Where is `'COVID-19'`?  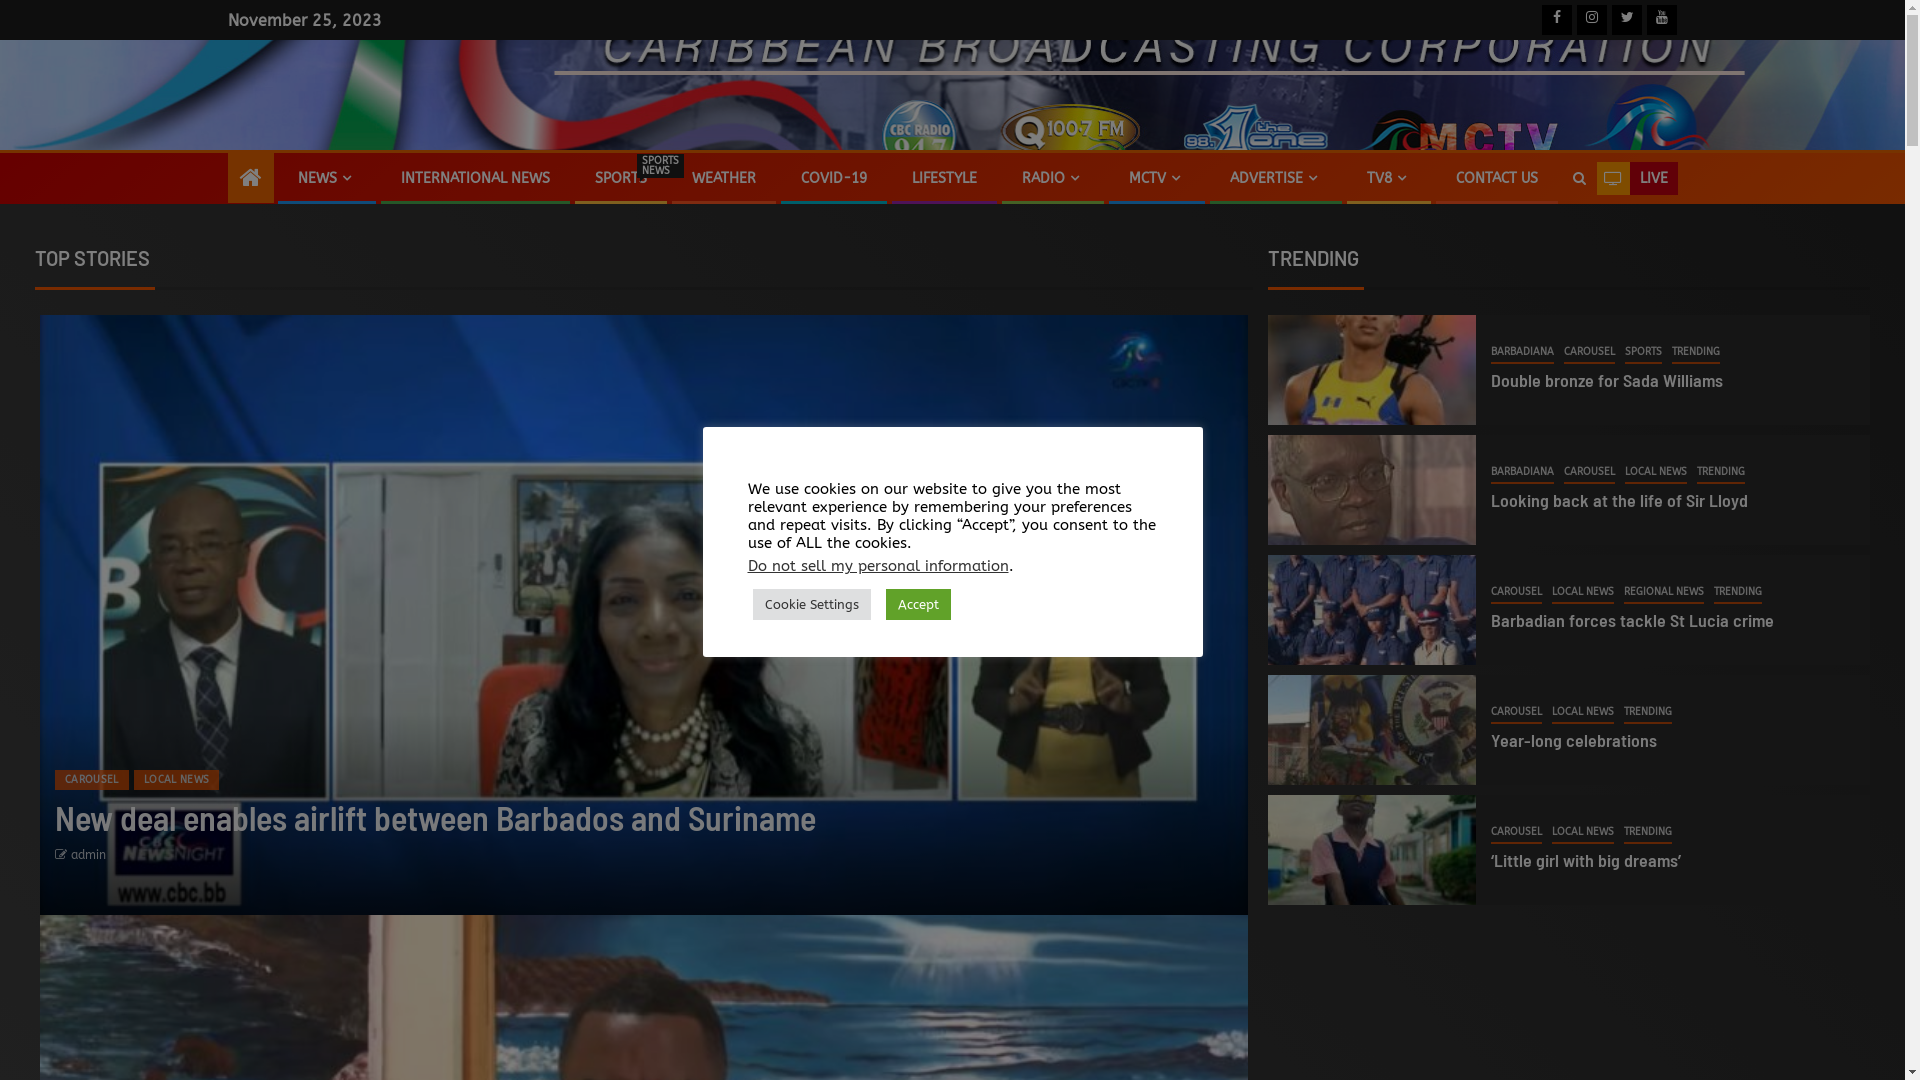
'COVID-19' is located at coordinates (833, 177).